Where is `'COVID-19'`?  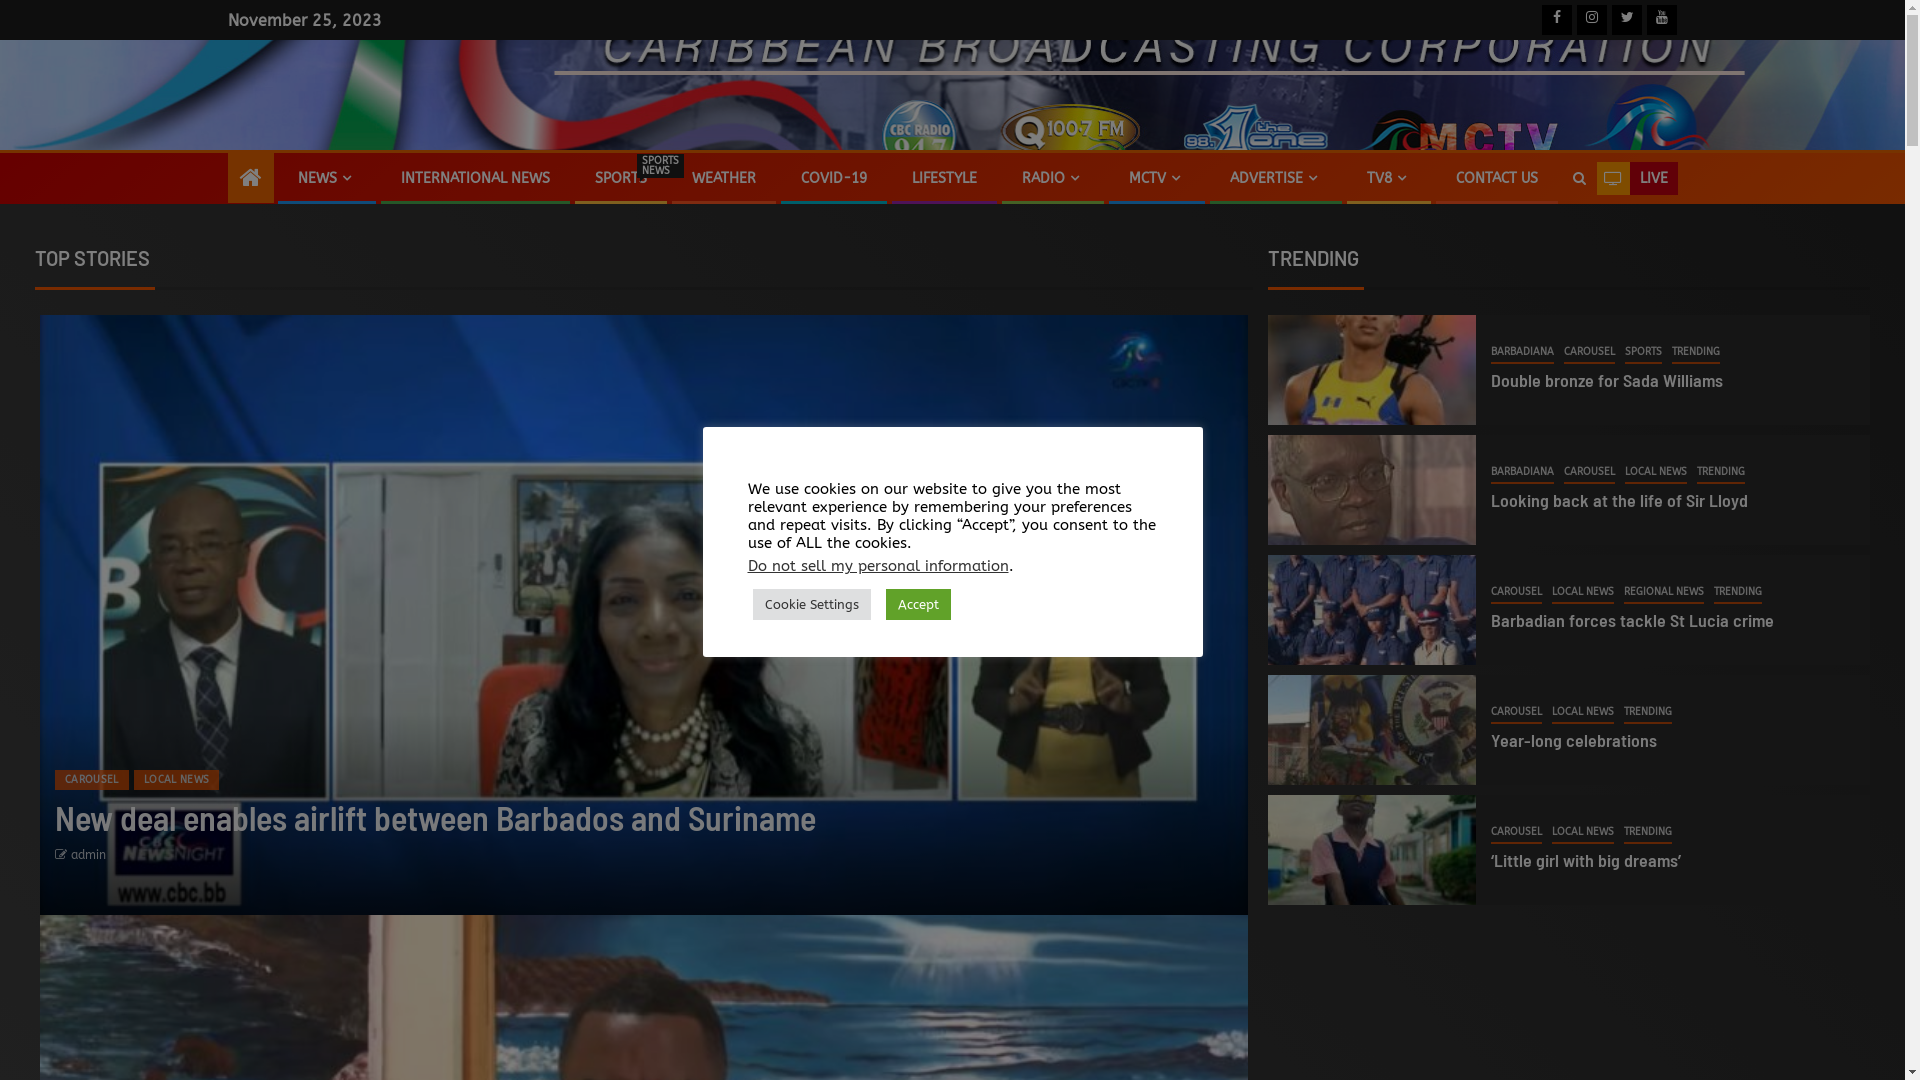
'COVID-19' is located at coordinates (833, 177).